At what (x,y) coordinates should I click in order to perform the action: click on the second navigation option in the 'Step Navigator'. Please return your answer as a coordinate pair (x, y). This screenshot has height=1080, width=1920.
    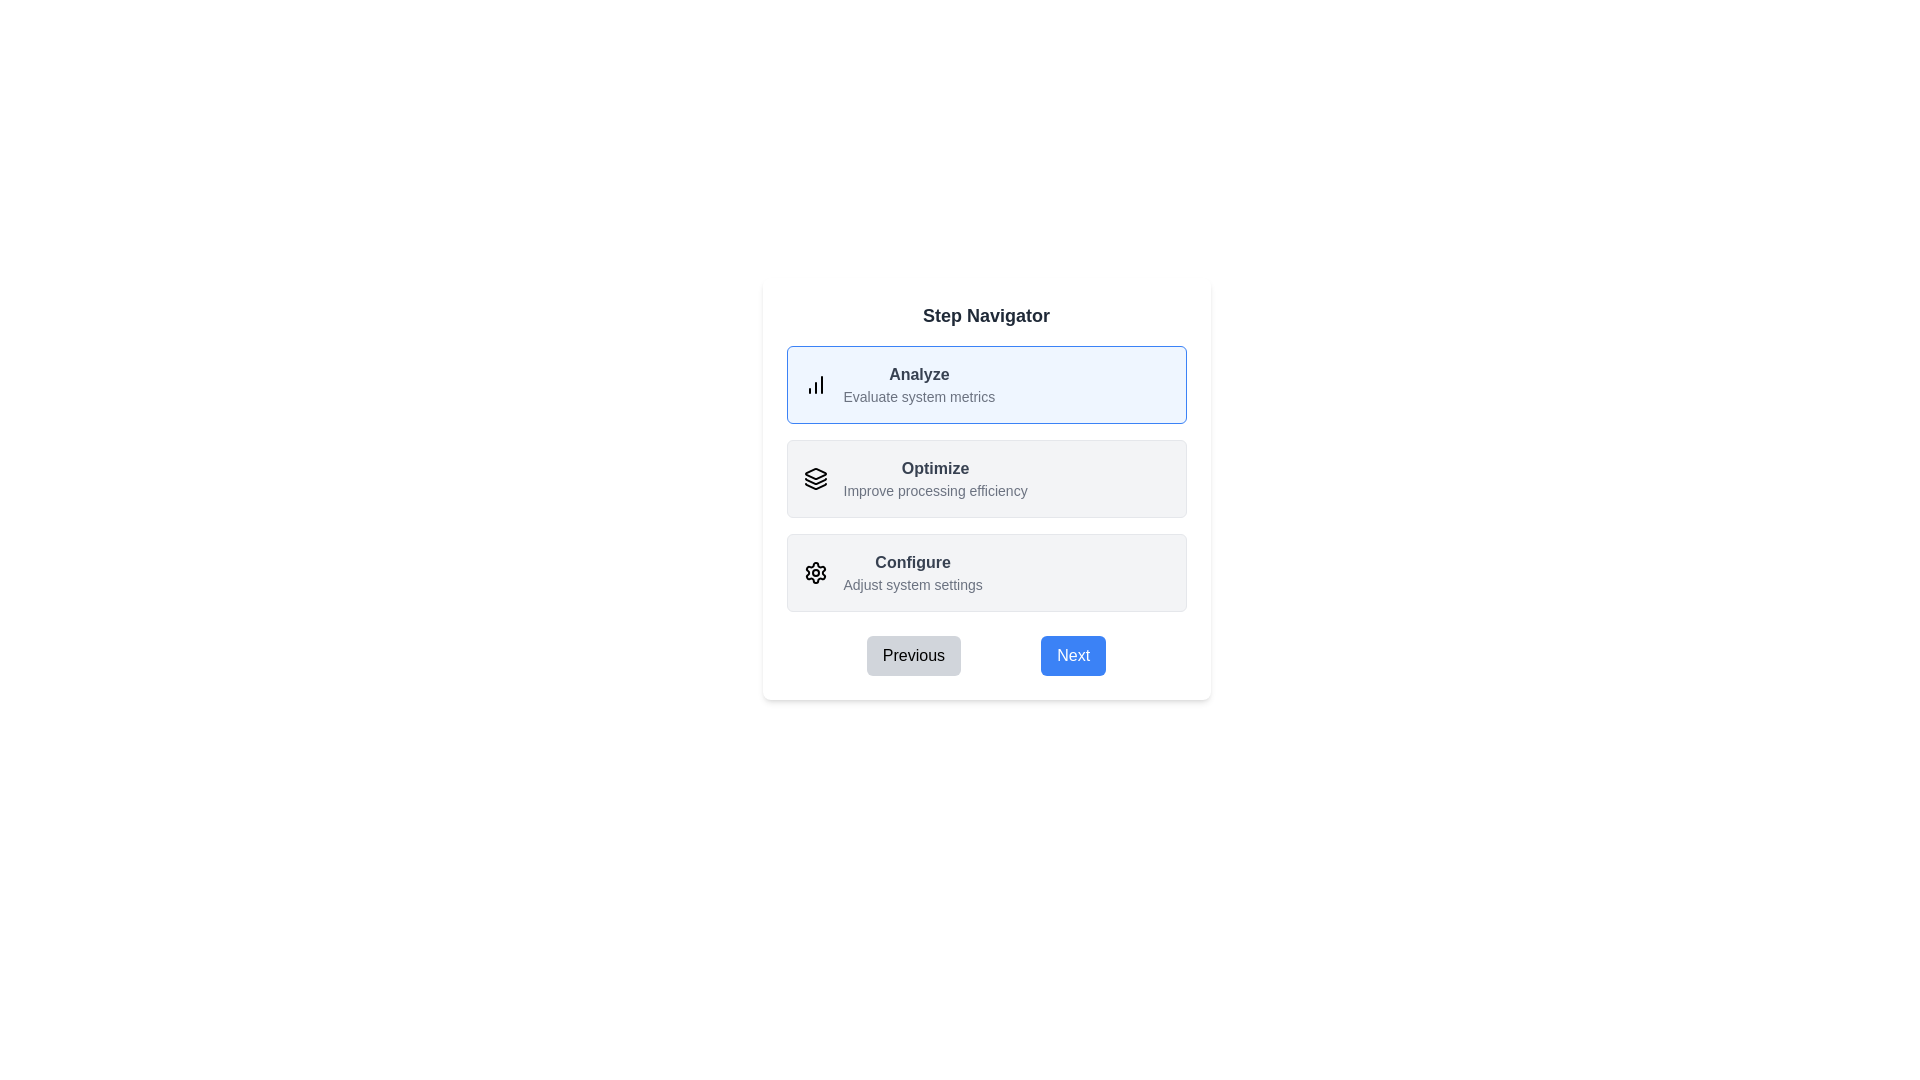
    Looking at the image, I should click on (934, 478).